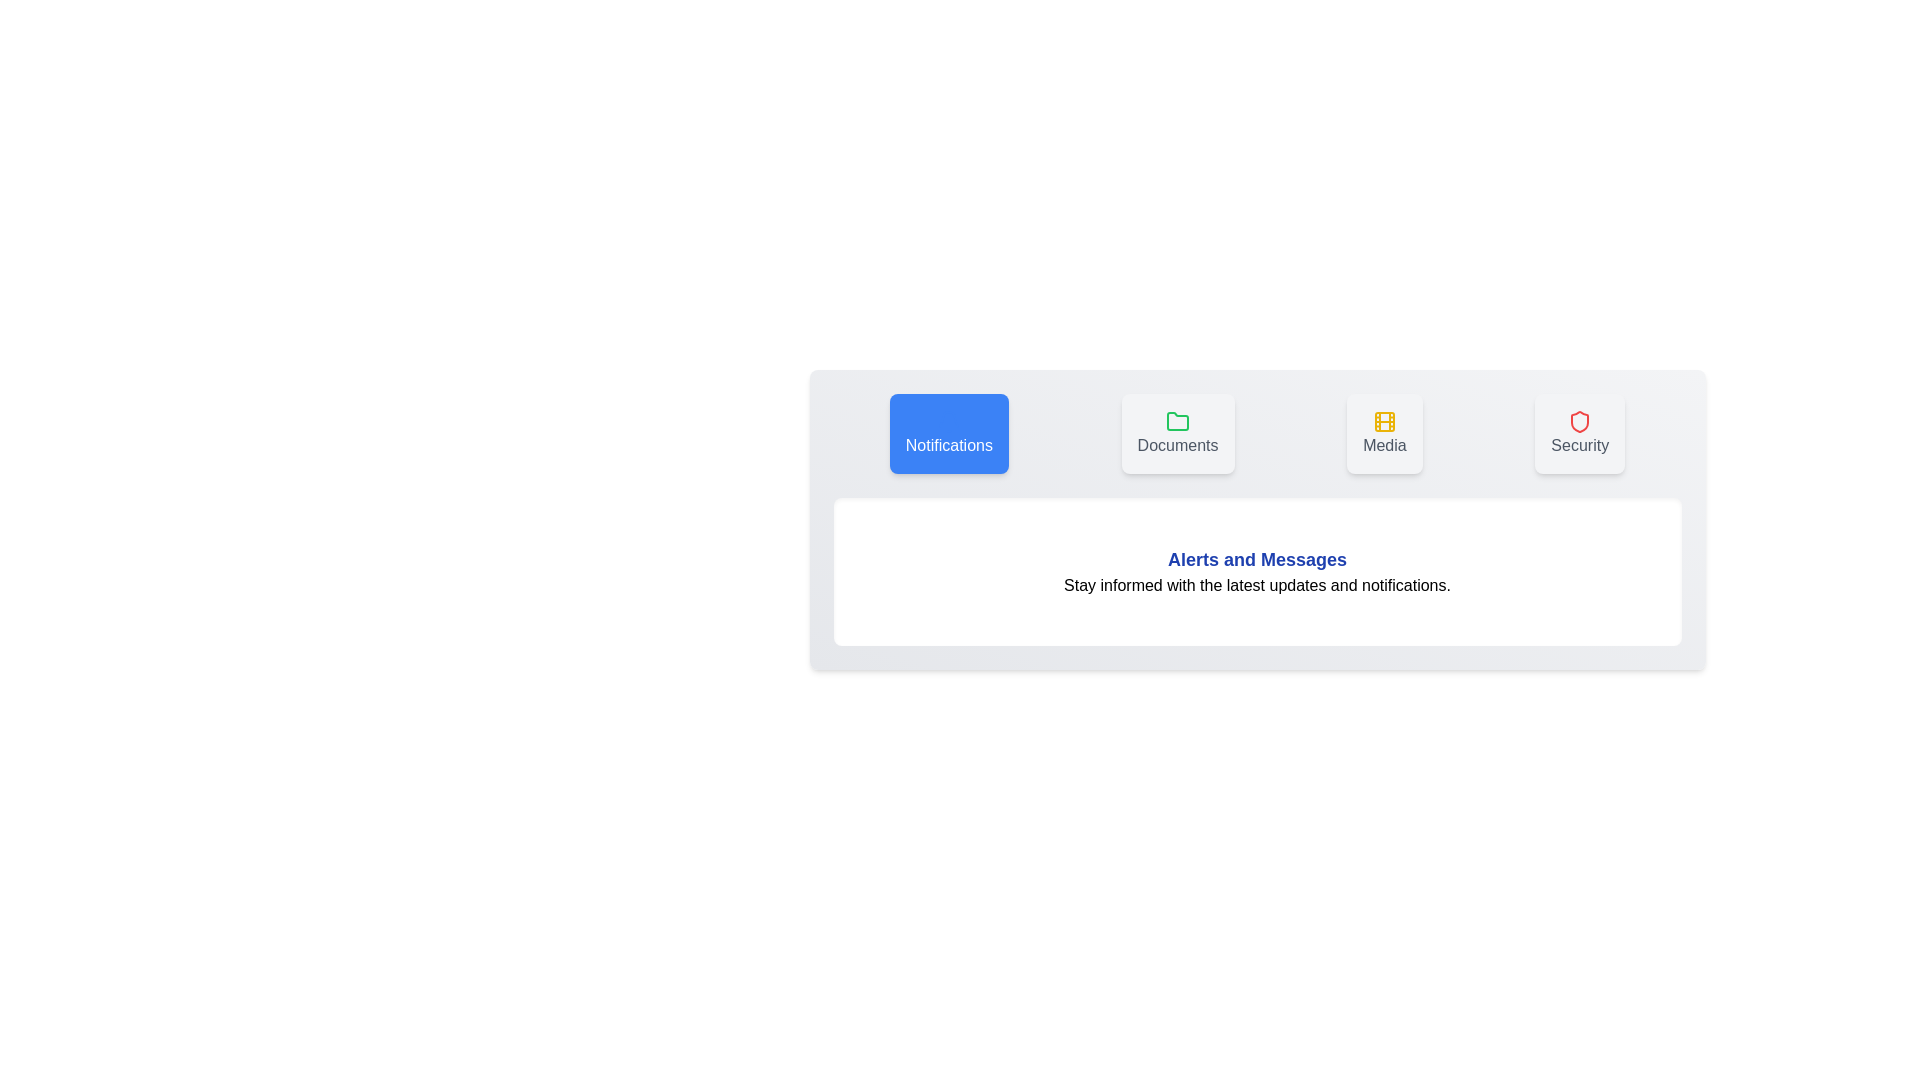 This screenshot has width=1920, height=1080. I want to click on the tab labeled Media to view its content, so click(1383, 433).